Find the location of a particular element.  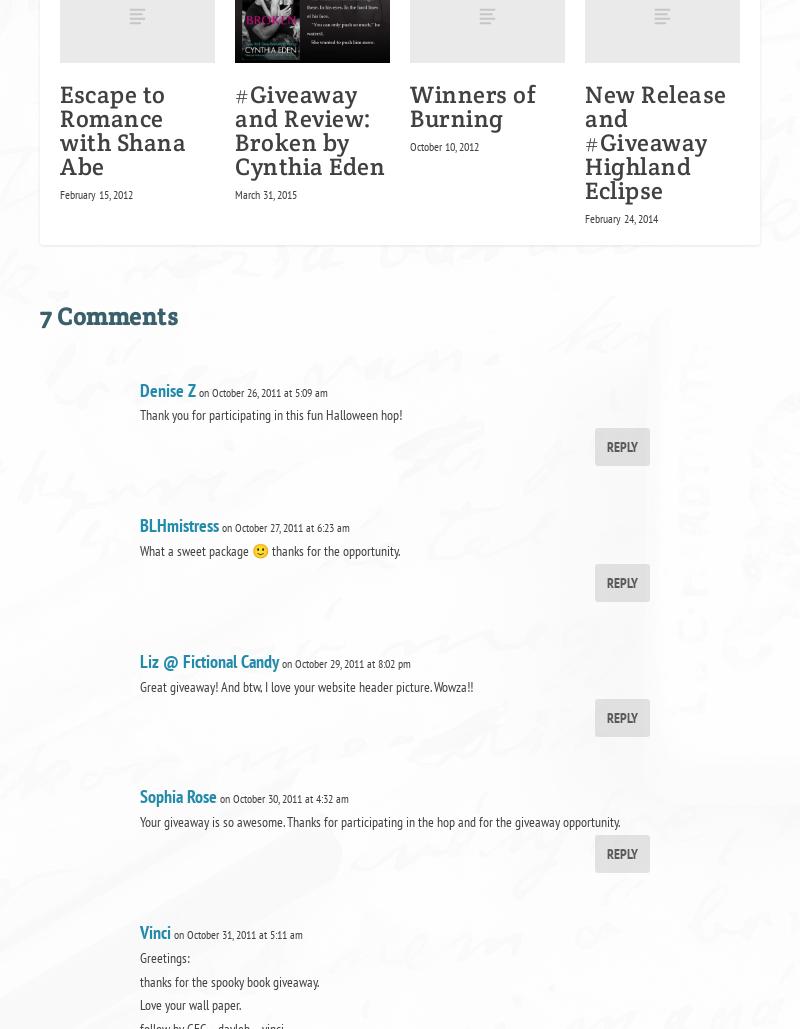

'on October 29, 2011 at 8:02 pm' is located at coordinates (346, 662).